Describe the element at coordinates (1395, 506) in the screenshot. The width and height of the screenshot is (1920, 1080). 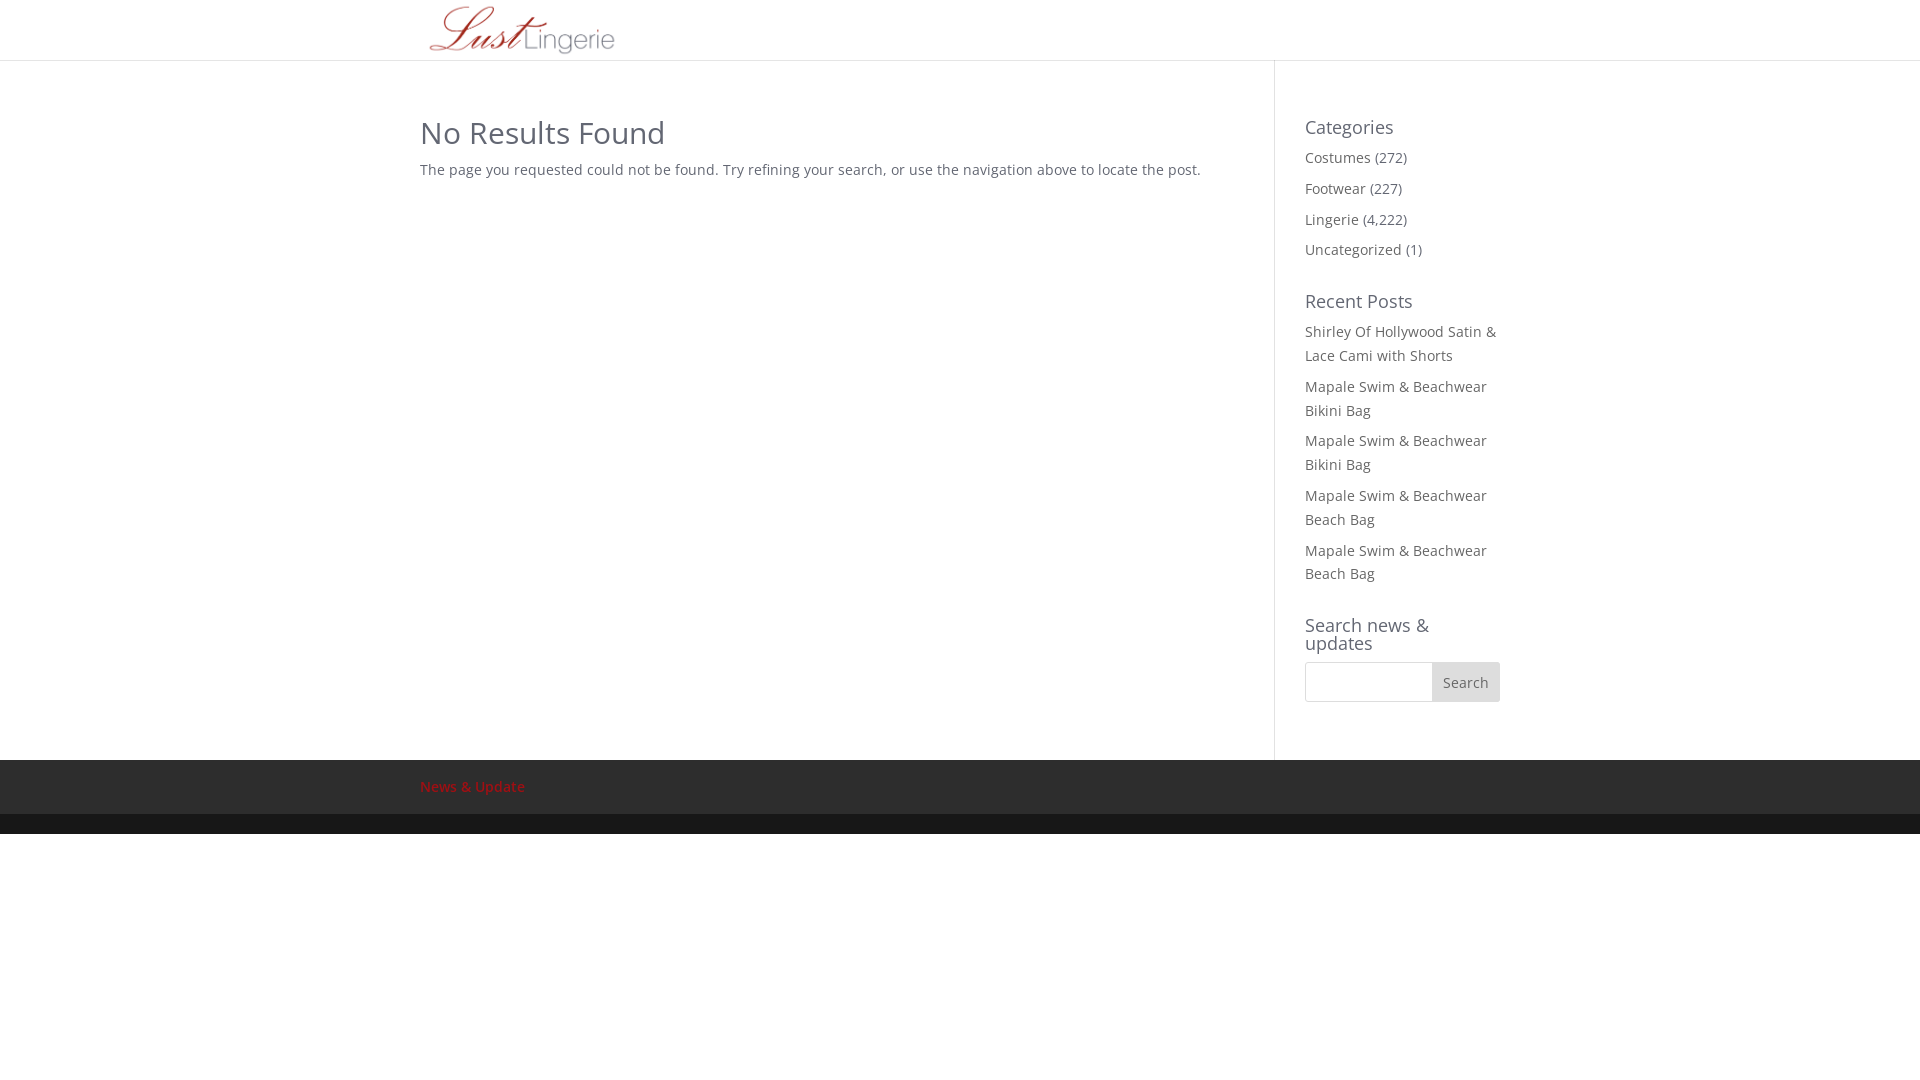
I see `'Mapale Swim & Beachwear Beach Bag'` at that location.